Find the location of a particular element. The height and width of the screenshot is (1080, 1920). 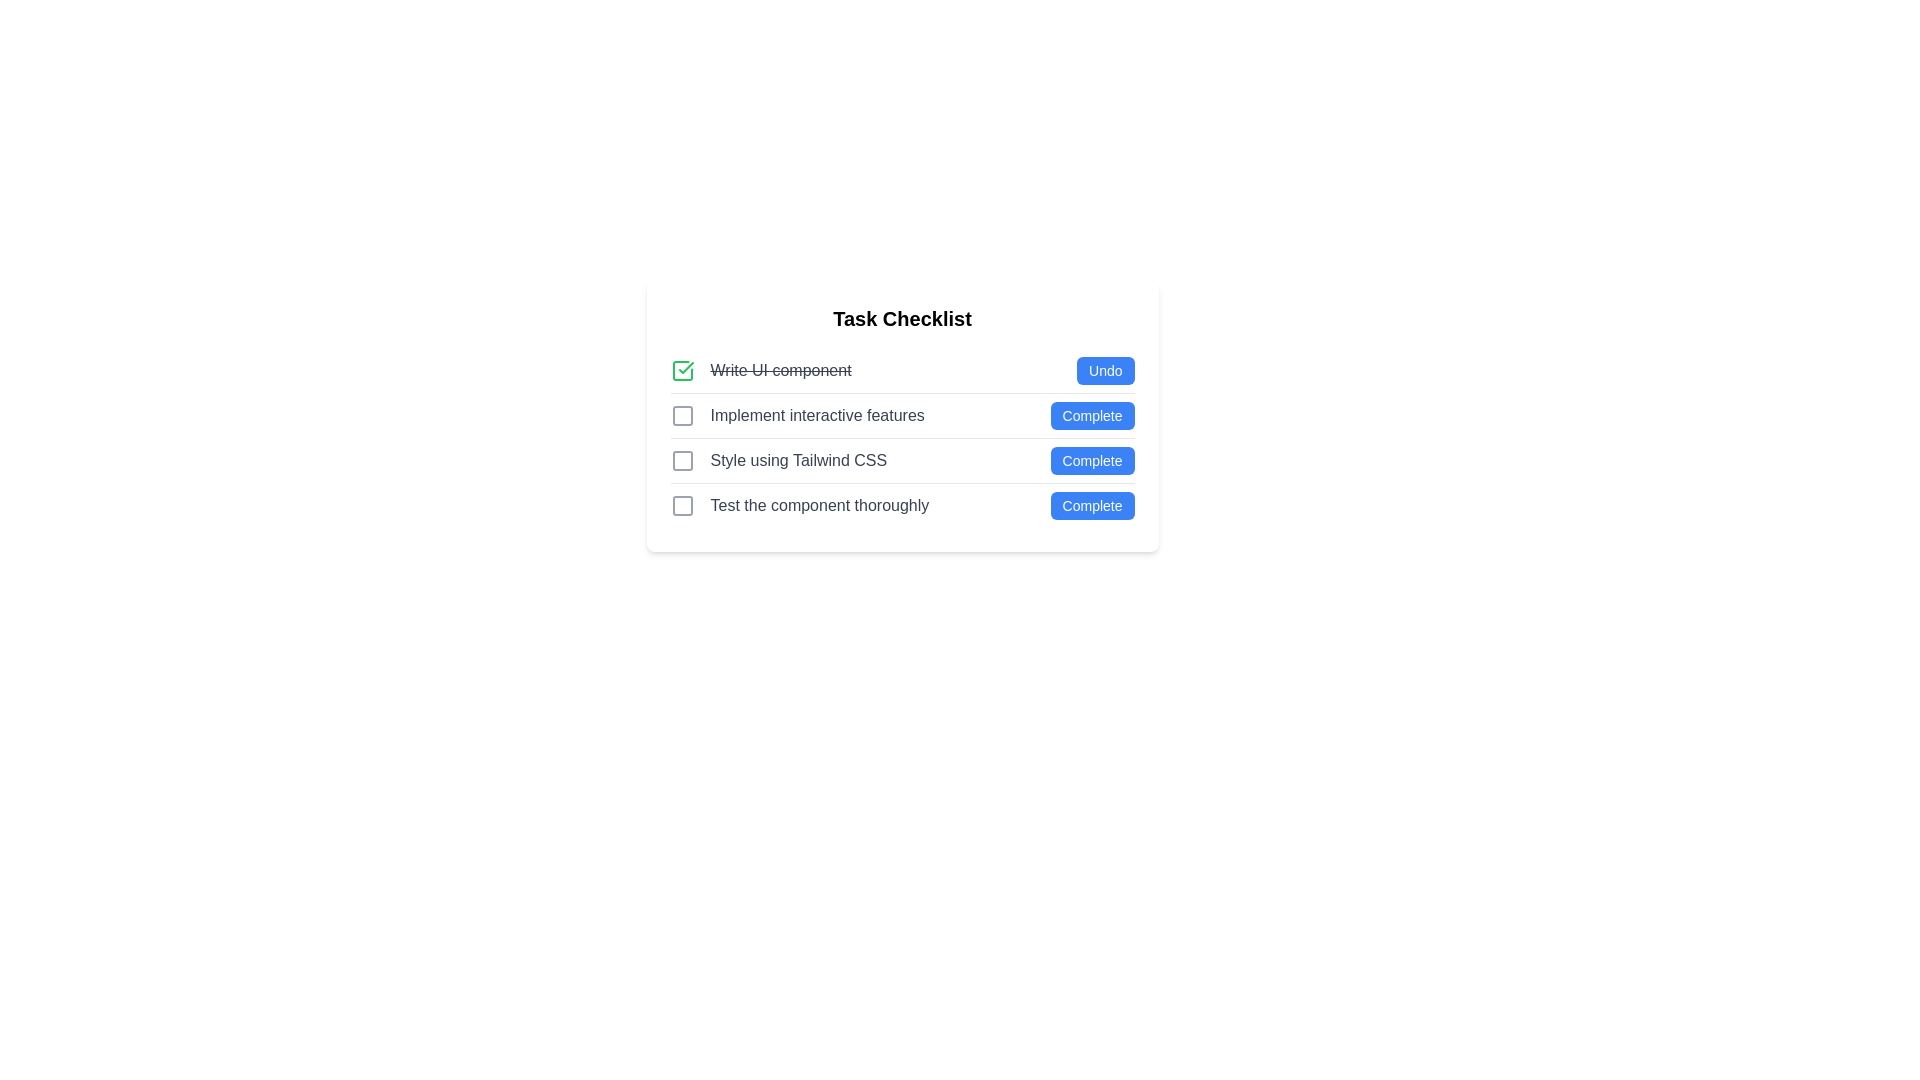

the text label displaying 'Implement interactive features' in a gray font, which is located in the second row of the checklist table under the main heading 'Task Checklist' is located at coordinates (817, 415).